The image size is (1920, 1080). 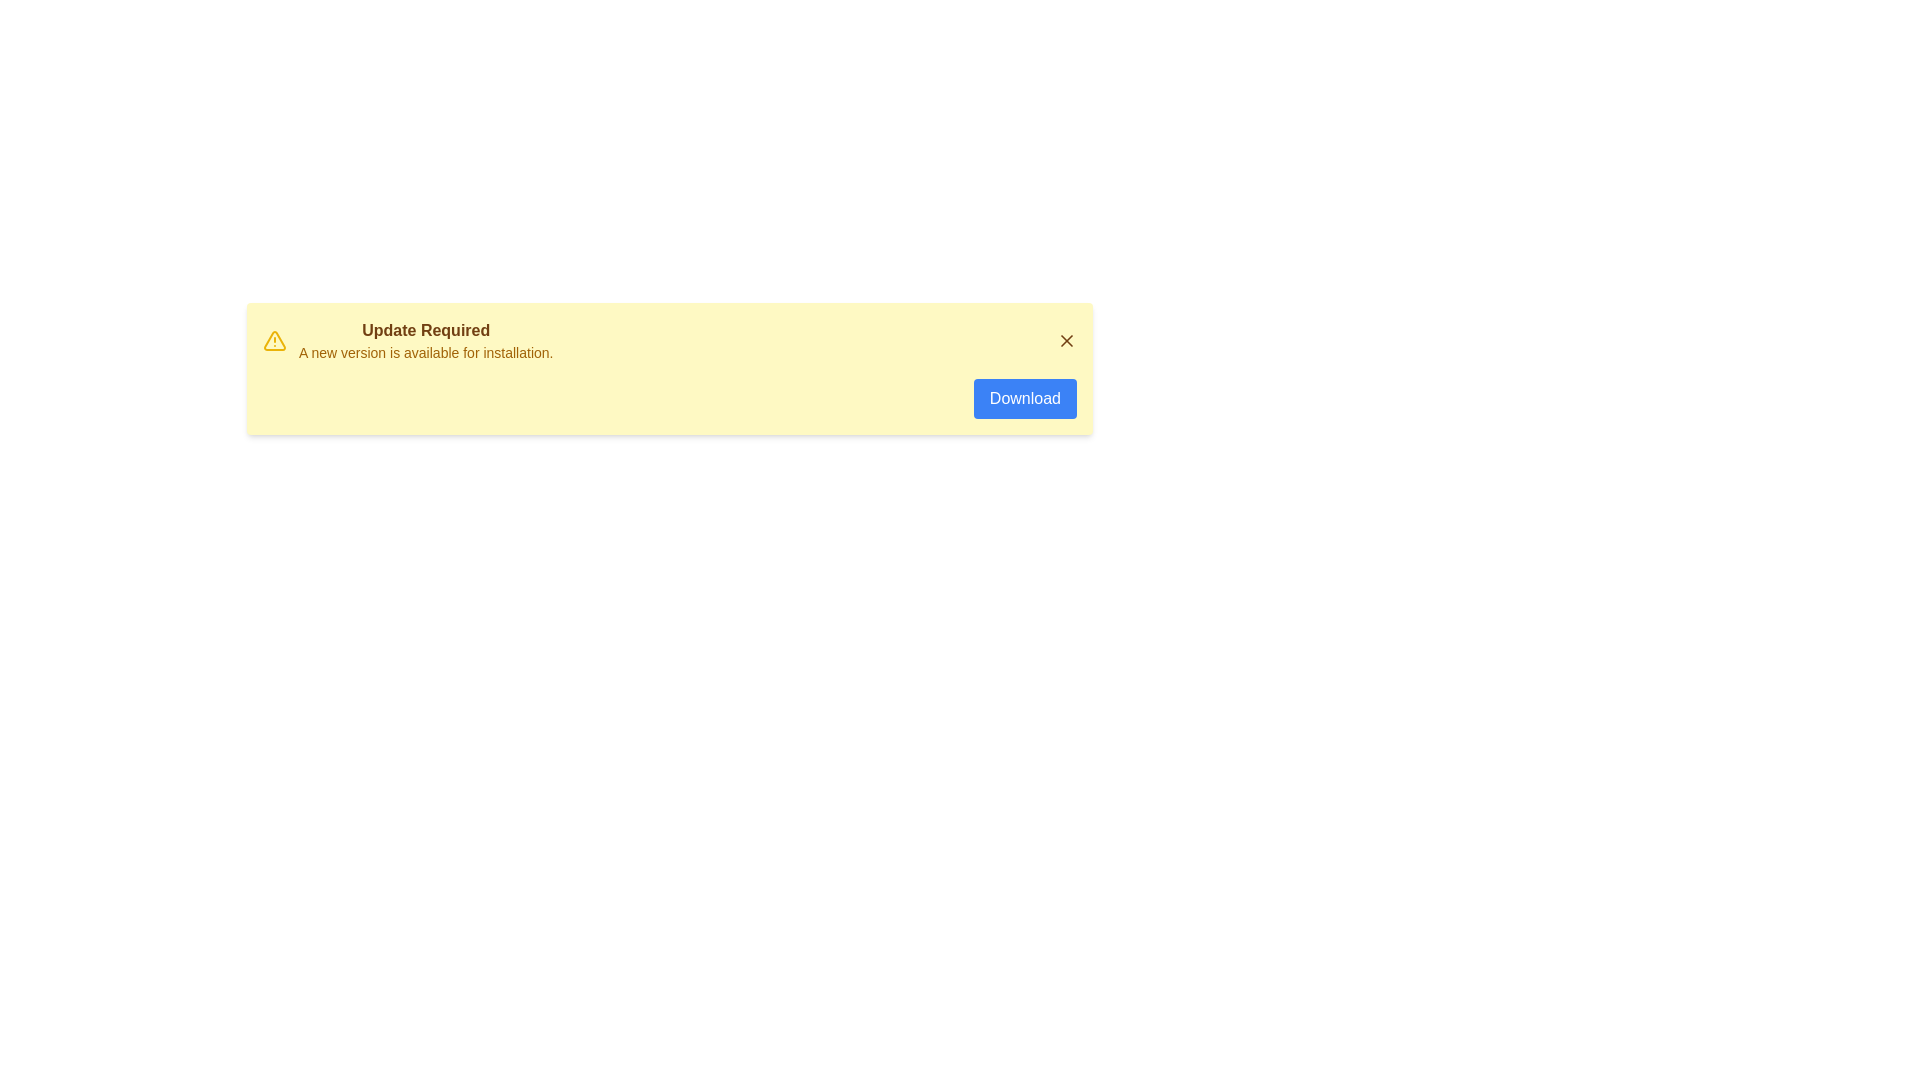 What do you see at coordinates (297, 318) in the screenshot?
I see `the text in the notification alert for copying` at bounding box center [297, 318].